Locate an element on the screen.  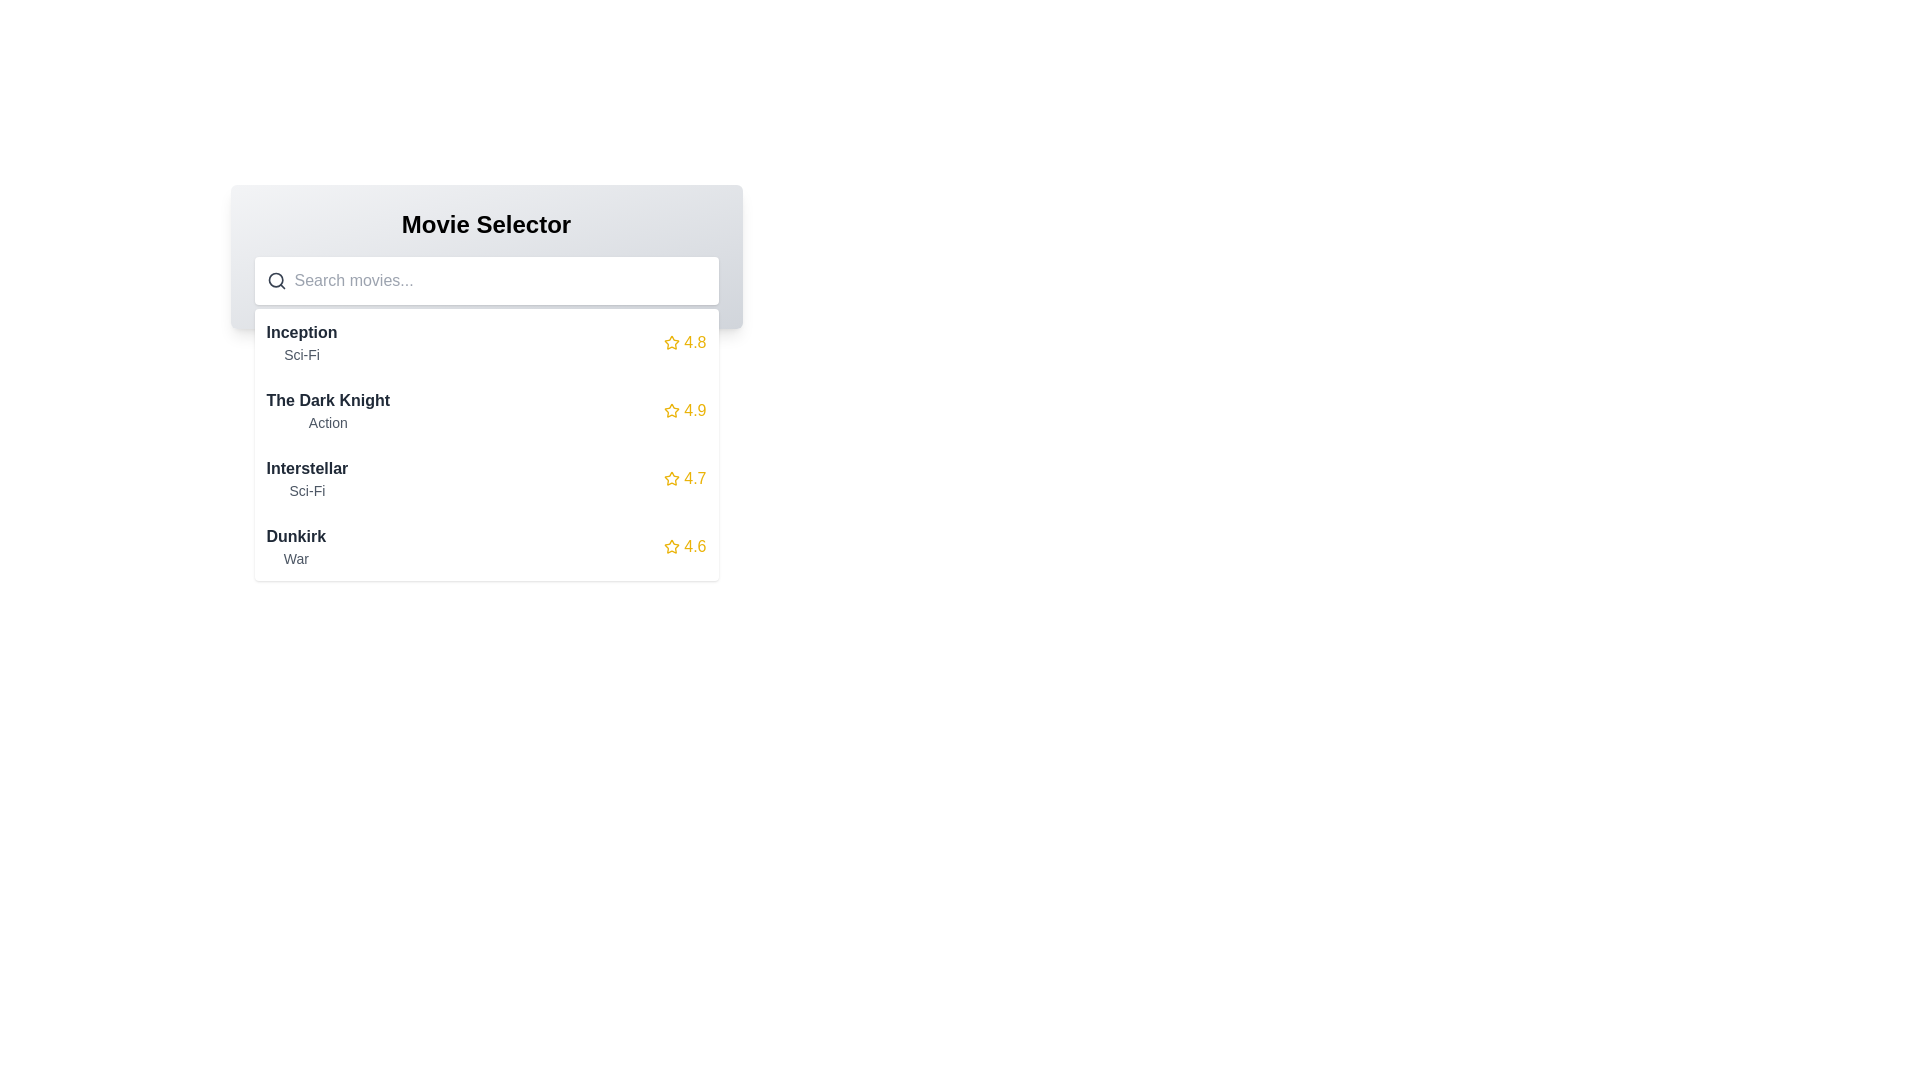
the text label displaying '4.8' in yellow color, which is styled in a bold font and located to the right of a star icon, within the context of the movie 'Inception' is located at coordinates (695, 342).